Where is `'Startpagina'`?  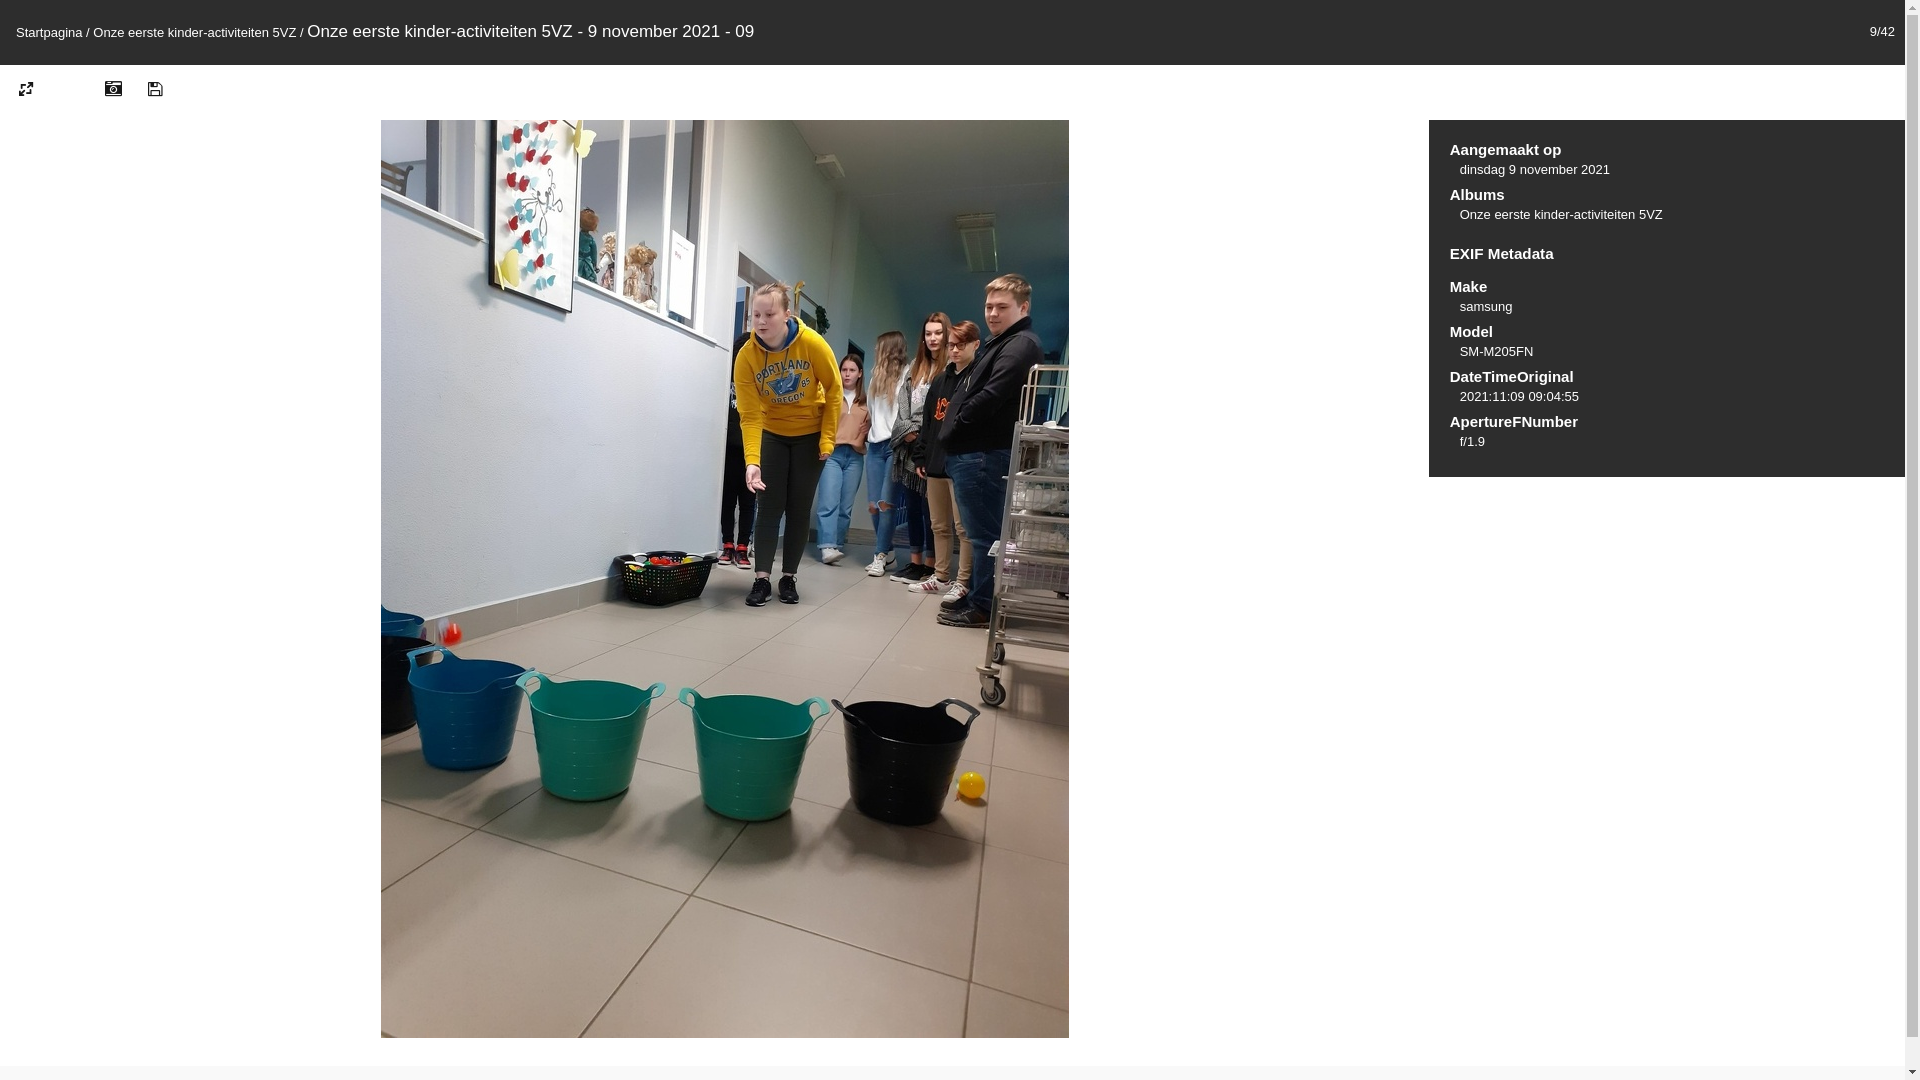 'Startpagina' is located at coordinates (49, 32).